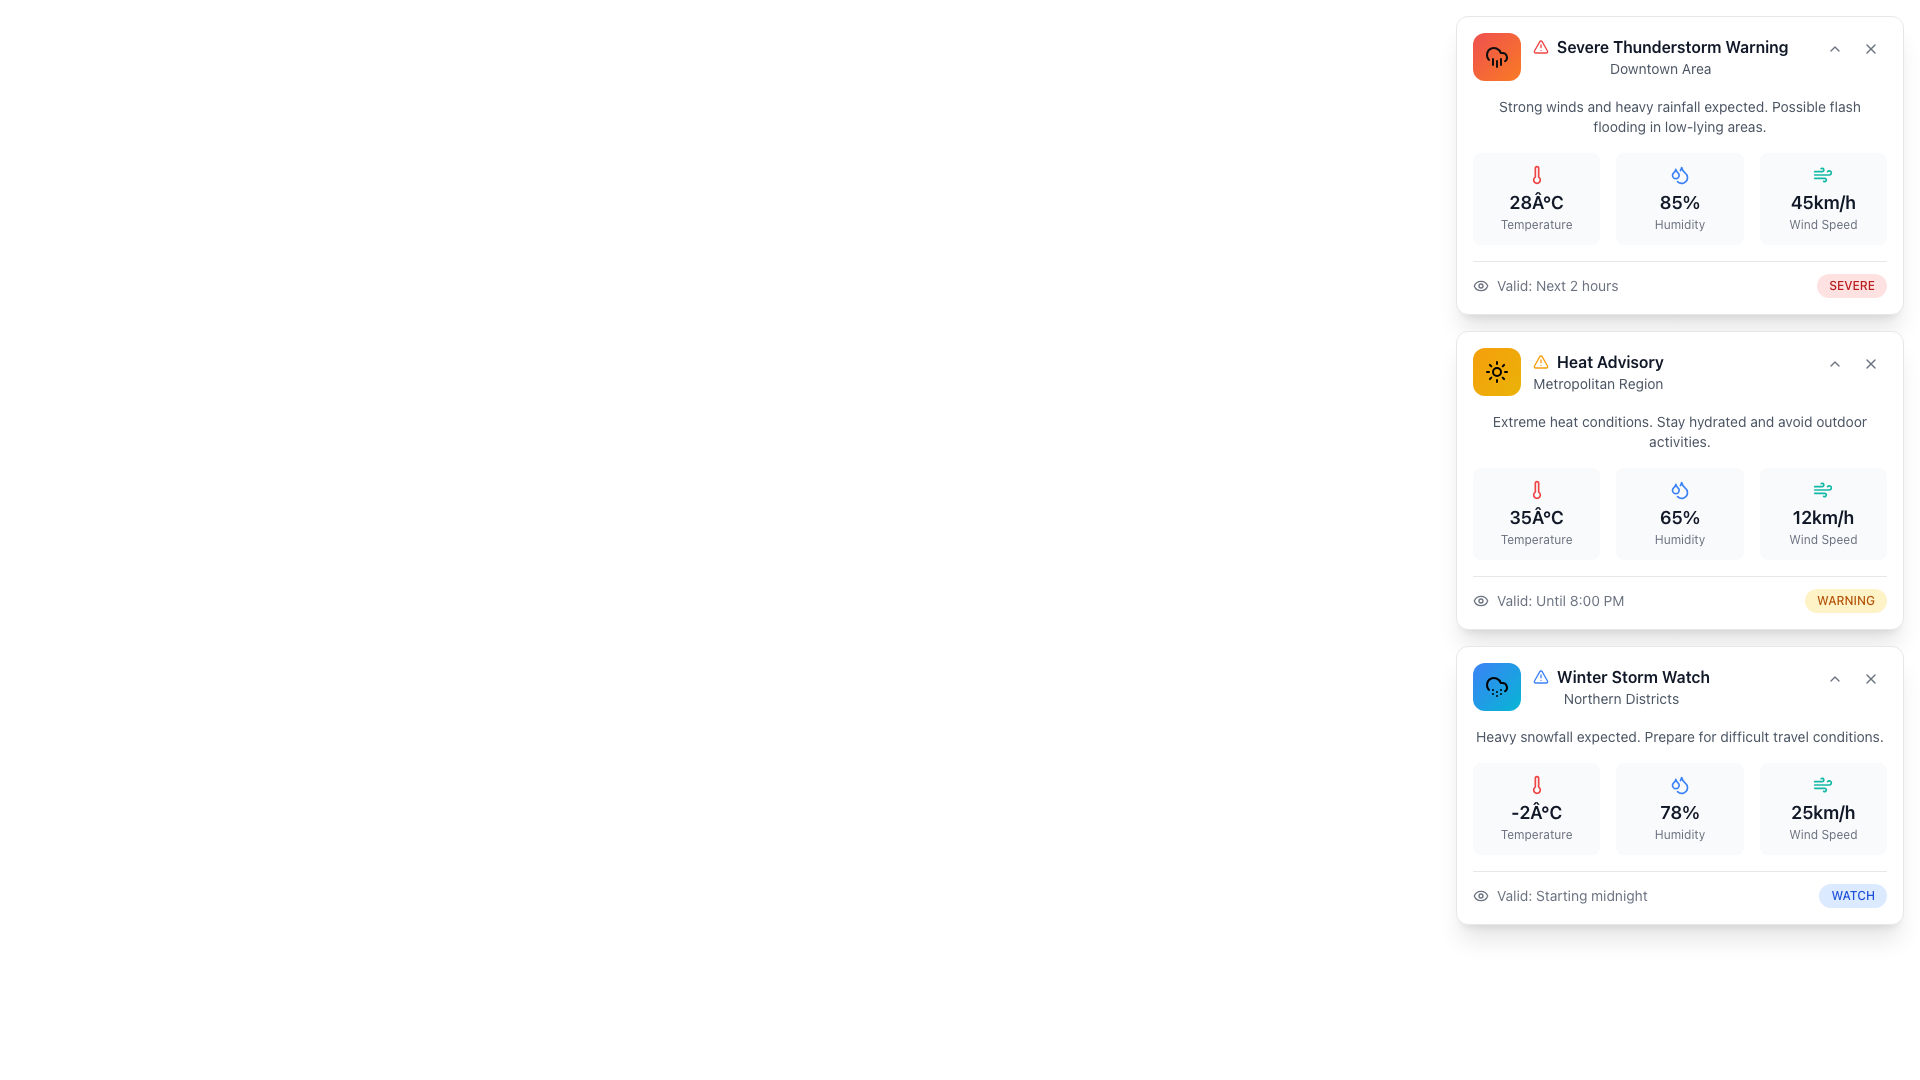  What do you see at coordinates (1870, 363) in the screenshot?
I see `the close button located at the top-right corner of the 'Heat Advisory' notification card` at bounding box center [1870, 363].